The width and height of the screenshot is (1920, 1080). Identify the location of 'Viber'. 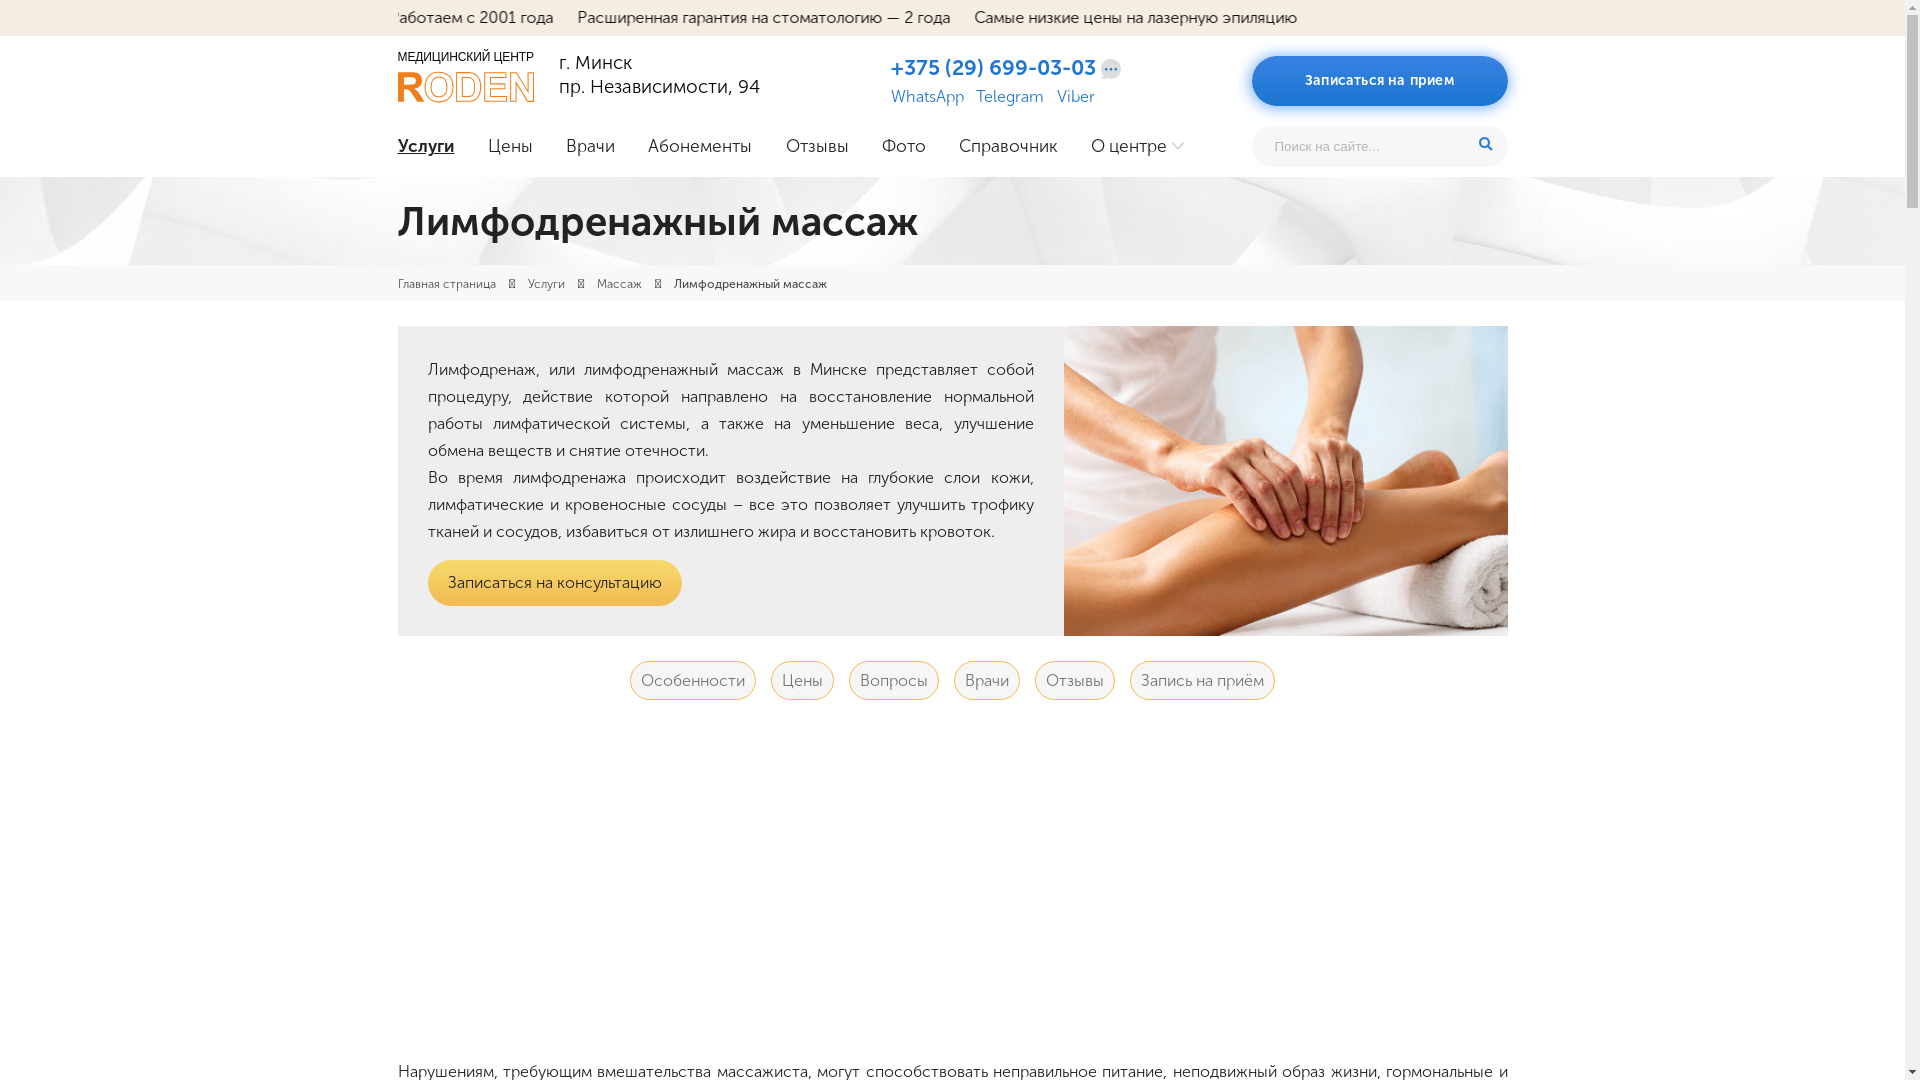
(1074, 96).